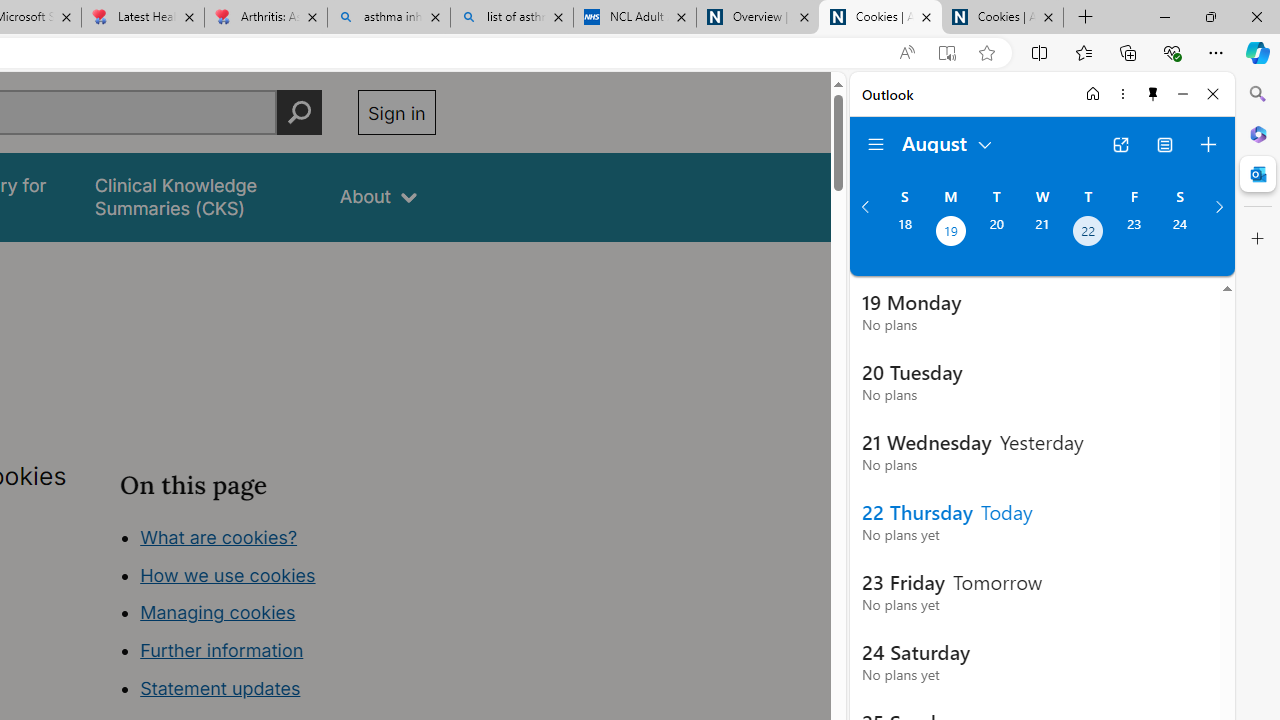 This screenshot has width=1280, height=720. What do you see at coordinates (996, 232) in the screenshot?
I see `'Tuesday, August 20, 2024. '` at bounding box center [996, 232].